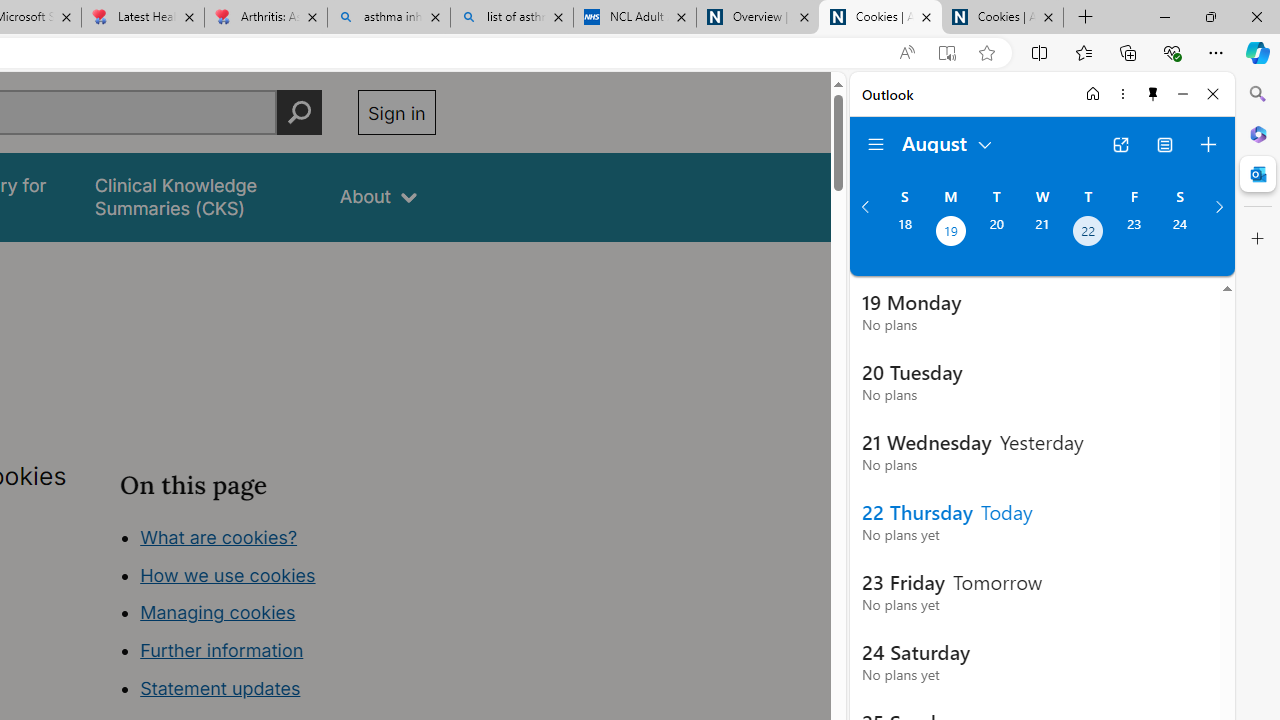 This screenshot has width=1280, height=720. What do you see at coordinates (996, 232) in the screenshot?
I see `'Tuesday, August 20, 2024. '` at bounding box center [996, 232].